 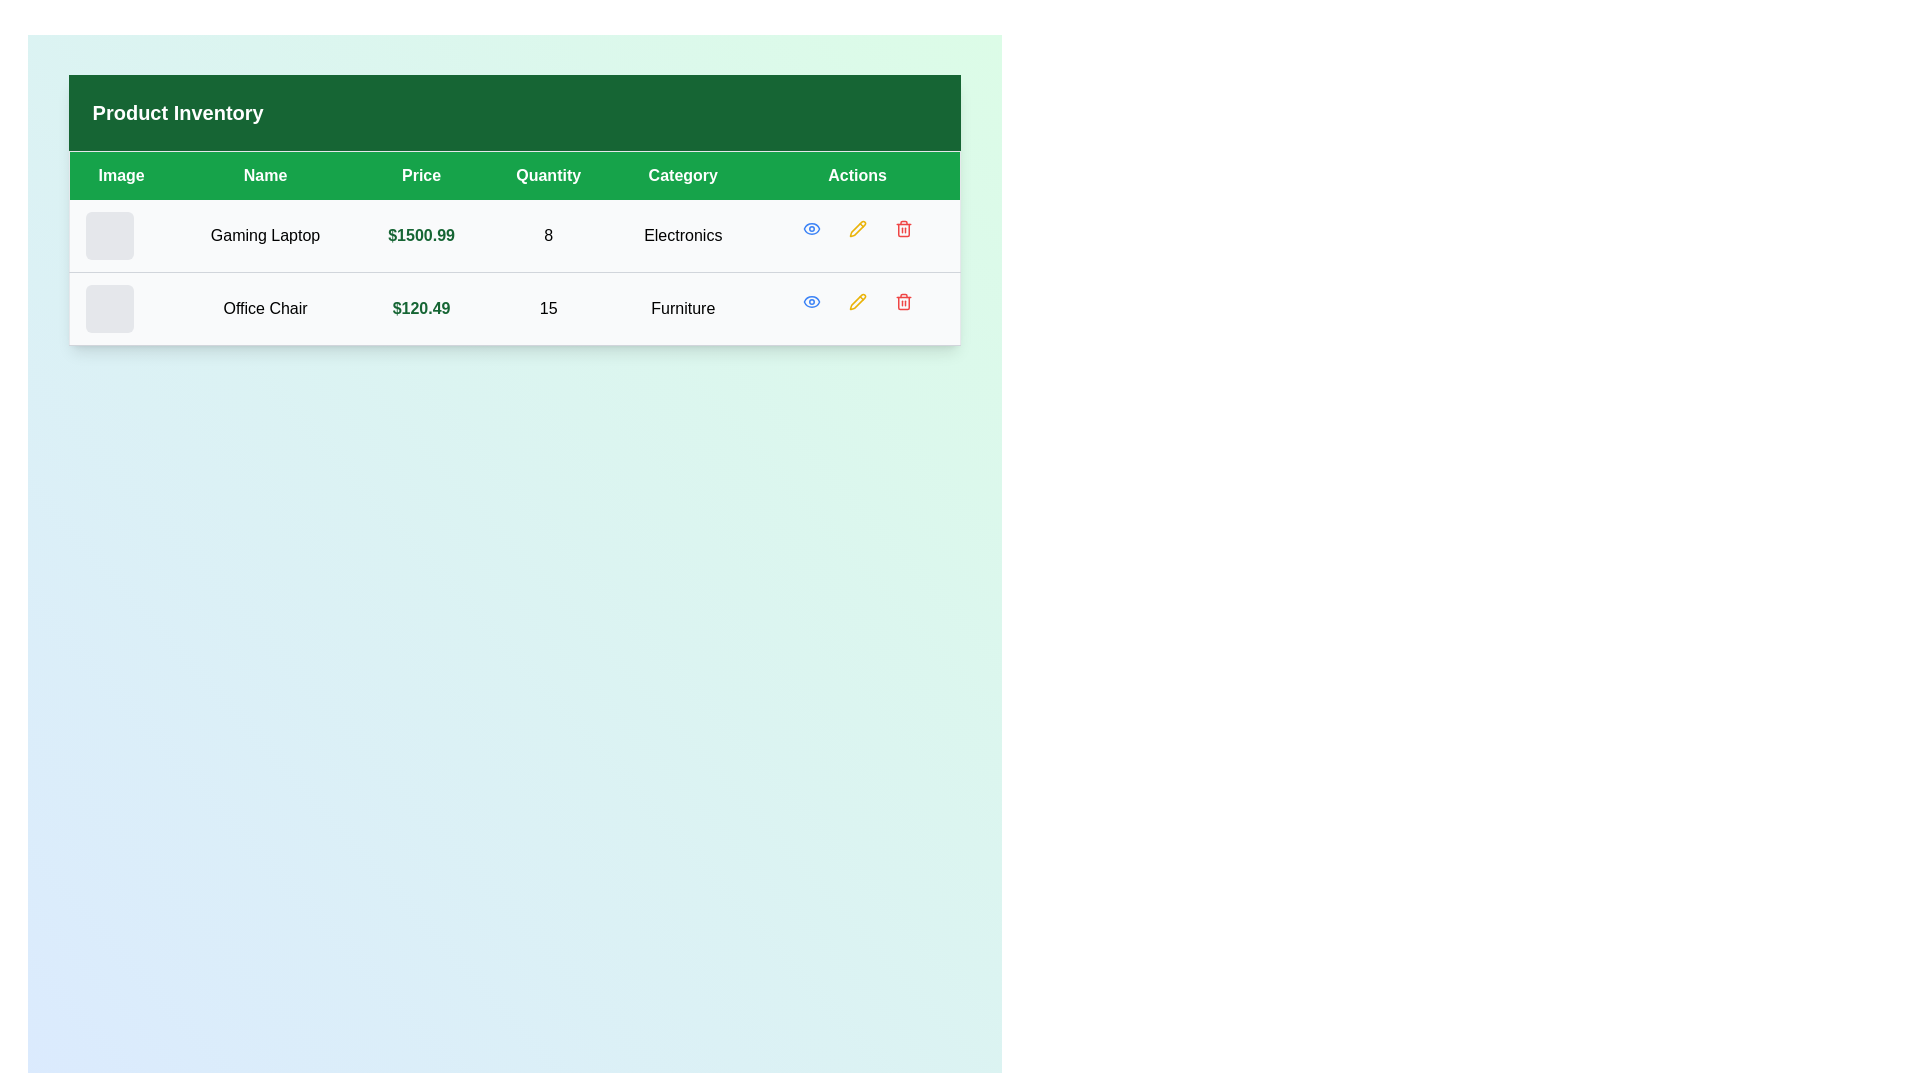 What do you see at coordinates (902, 229) in the screenshot?
I see `the delete button in the 'Actions' column of the 'Product Inventory' table that corresponds to the 'Gaming Laptop' row` at bounding box center [902, 229].